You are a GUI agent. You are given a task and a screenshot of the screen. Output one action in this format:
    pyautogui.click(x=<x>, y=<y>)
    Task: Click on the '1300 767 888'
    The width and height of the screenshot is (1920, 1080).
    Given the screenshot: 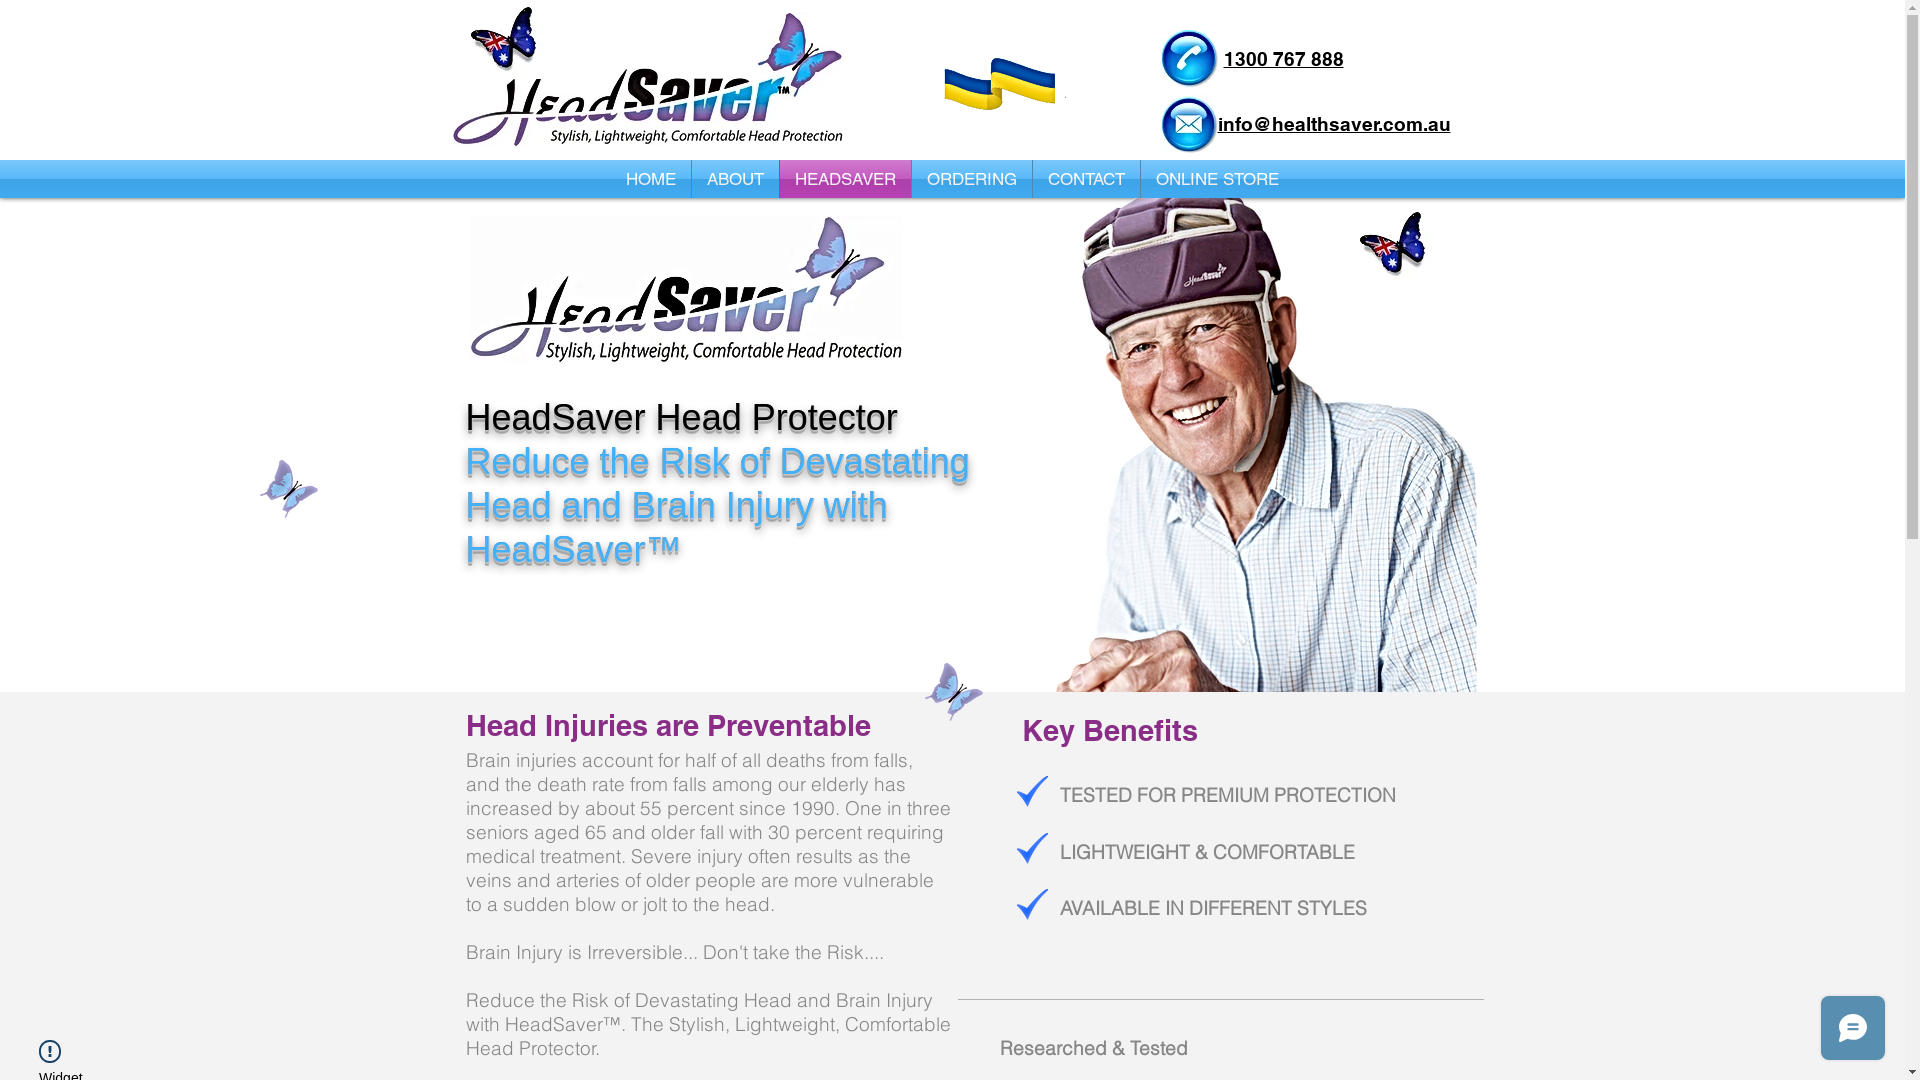 What is the action you would take?
    pyautogui.click(x=1283, y=57)
    